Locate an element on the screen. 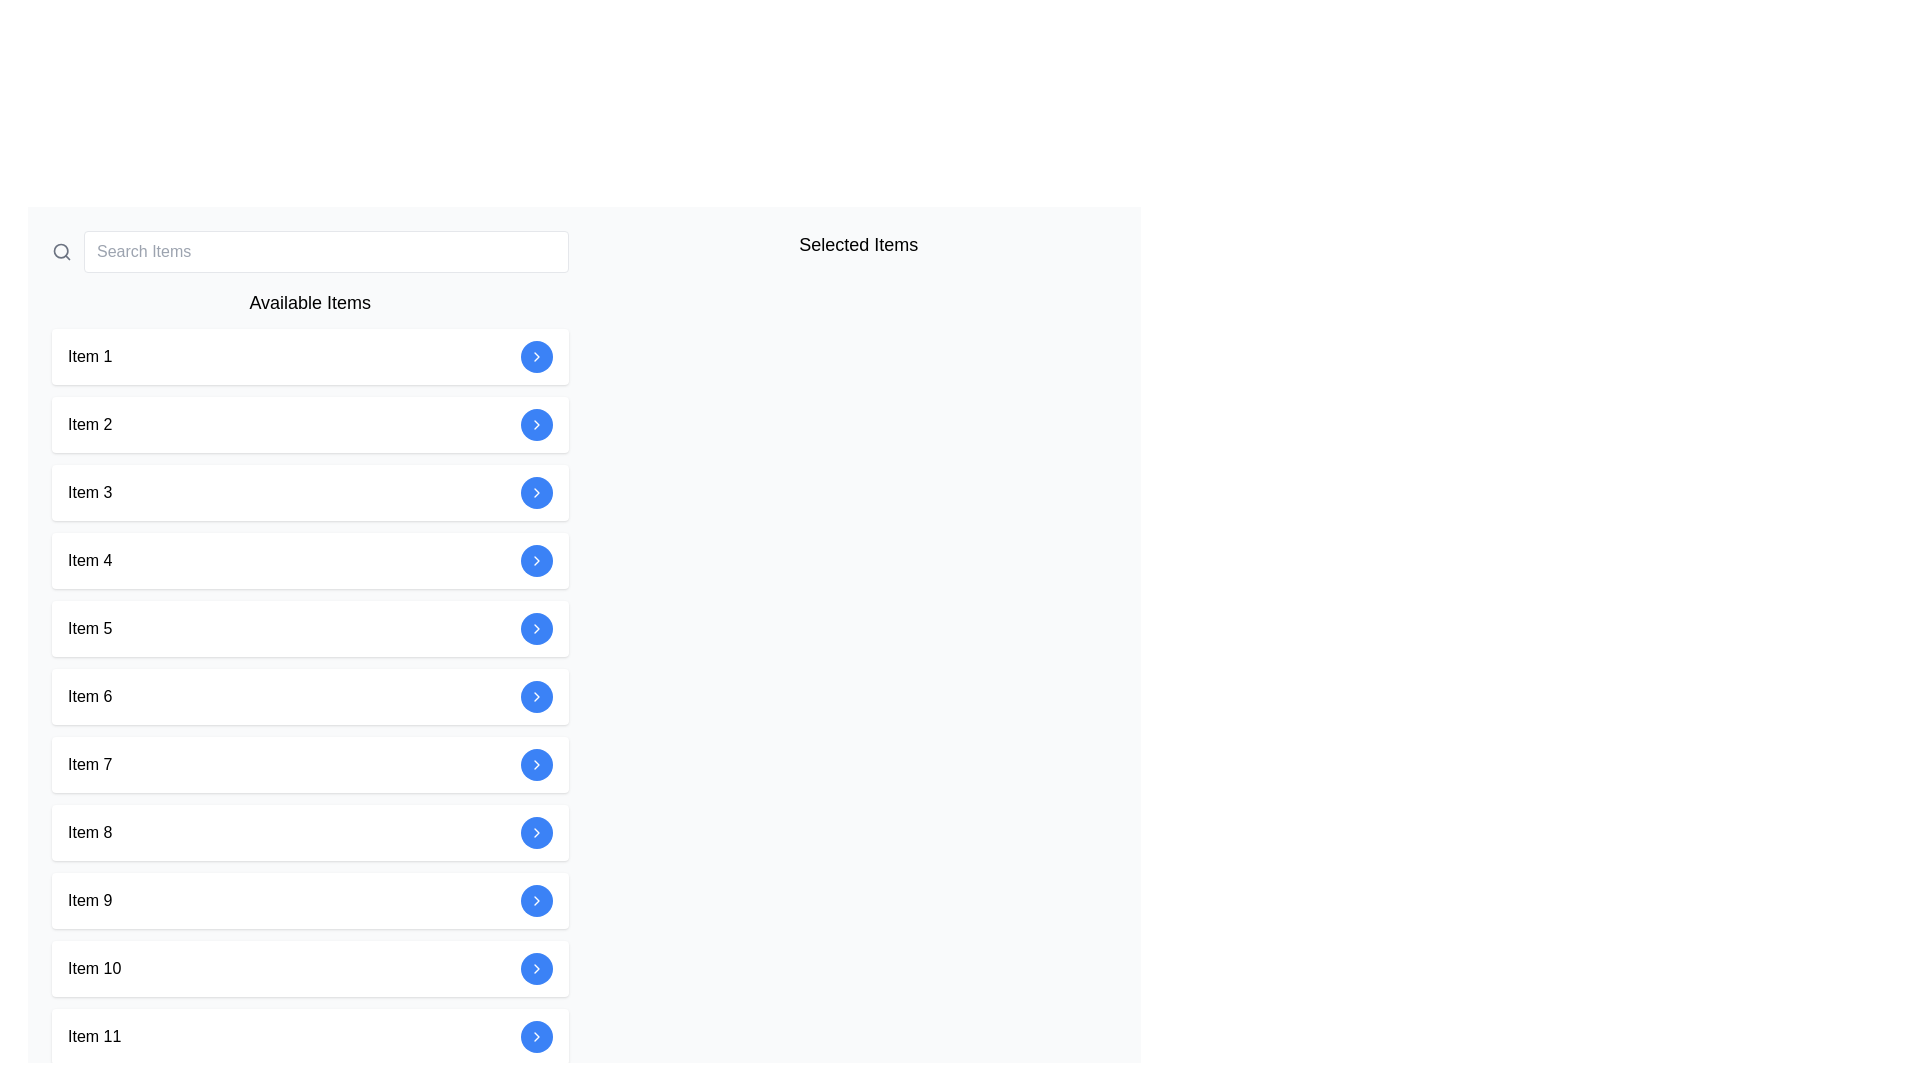 This screenshot has height=1080, width=1920. the chevron icon pointing to the right, which is located within a circular blue button next to the text 'Item 10' is located at coordinates (536, 967).